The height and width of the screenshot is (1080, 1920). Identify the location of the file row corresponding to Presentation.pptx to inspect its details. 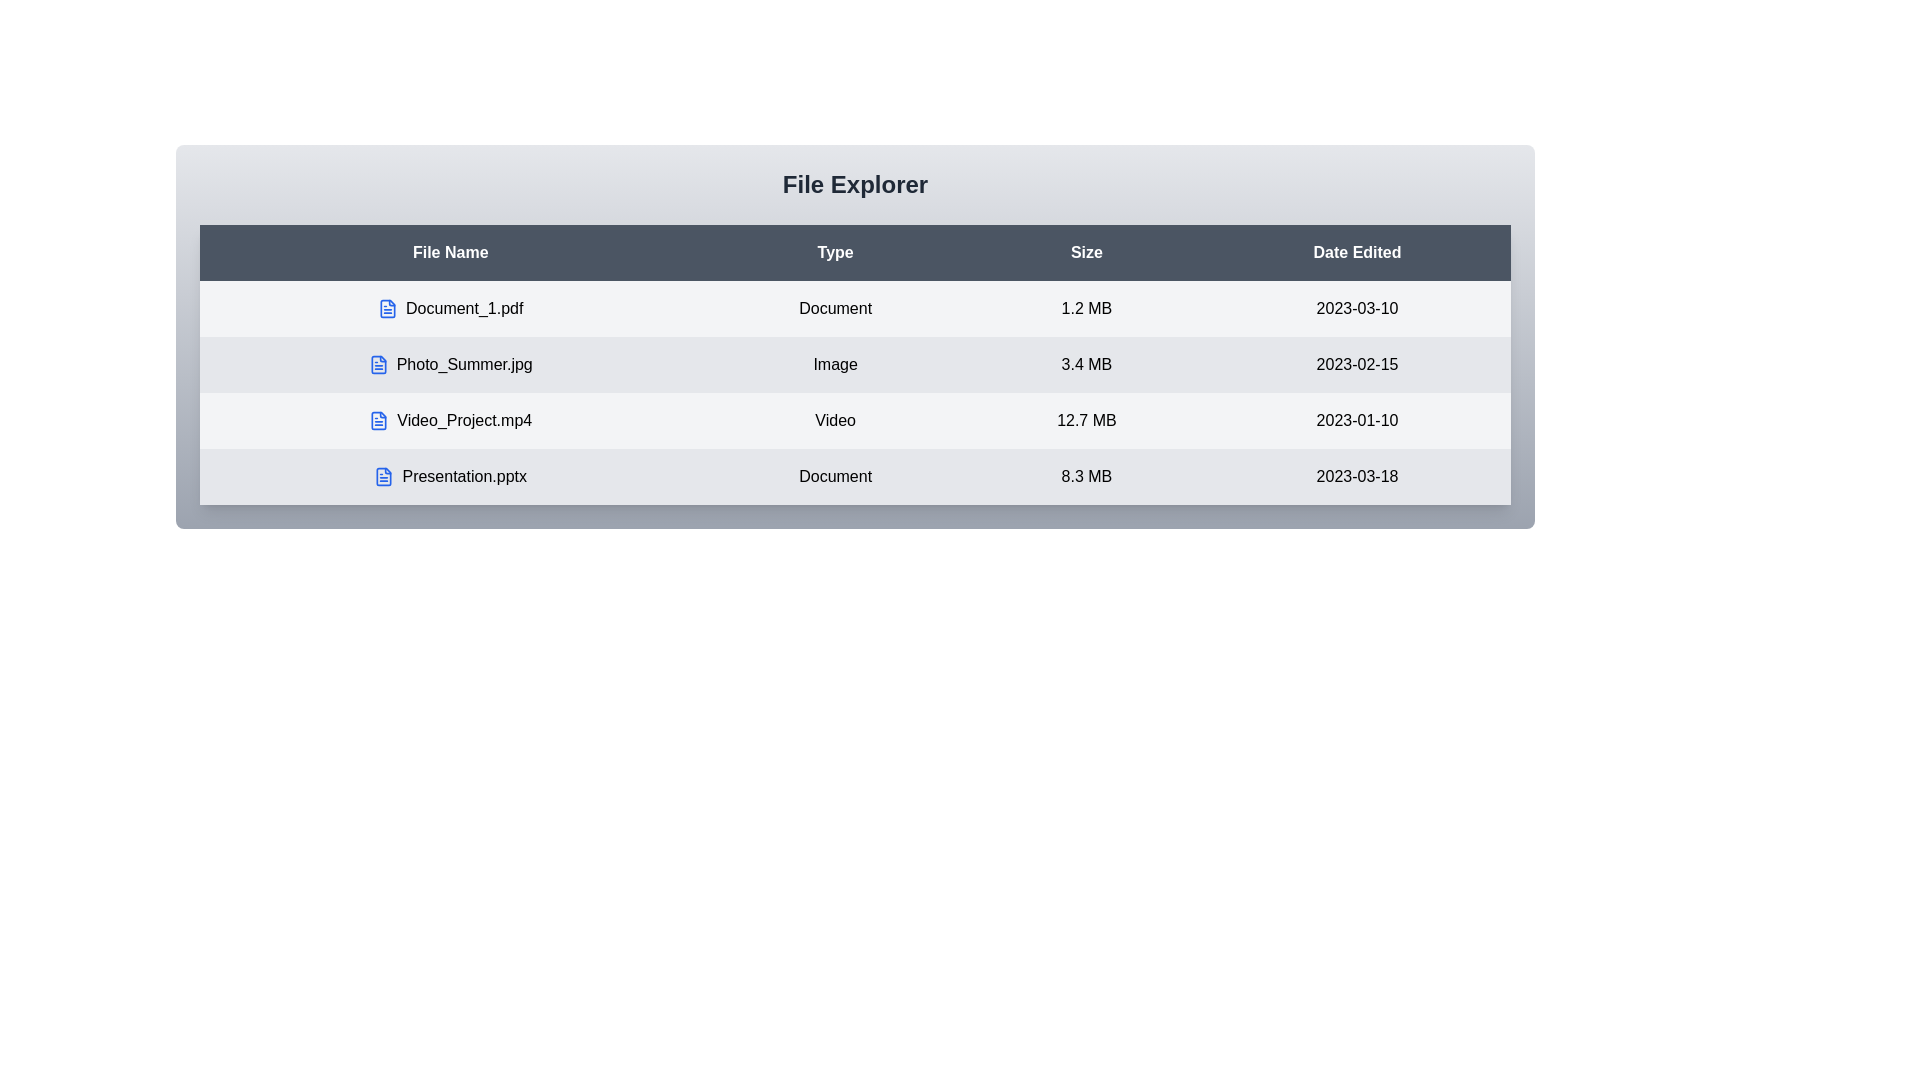
(449, 477).